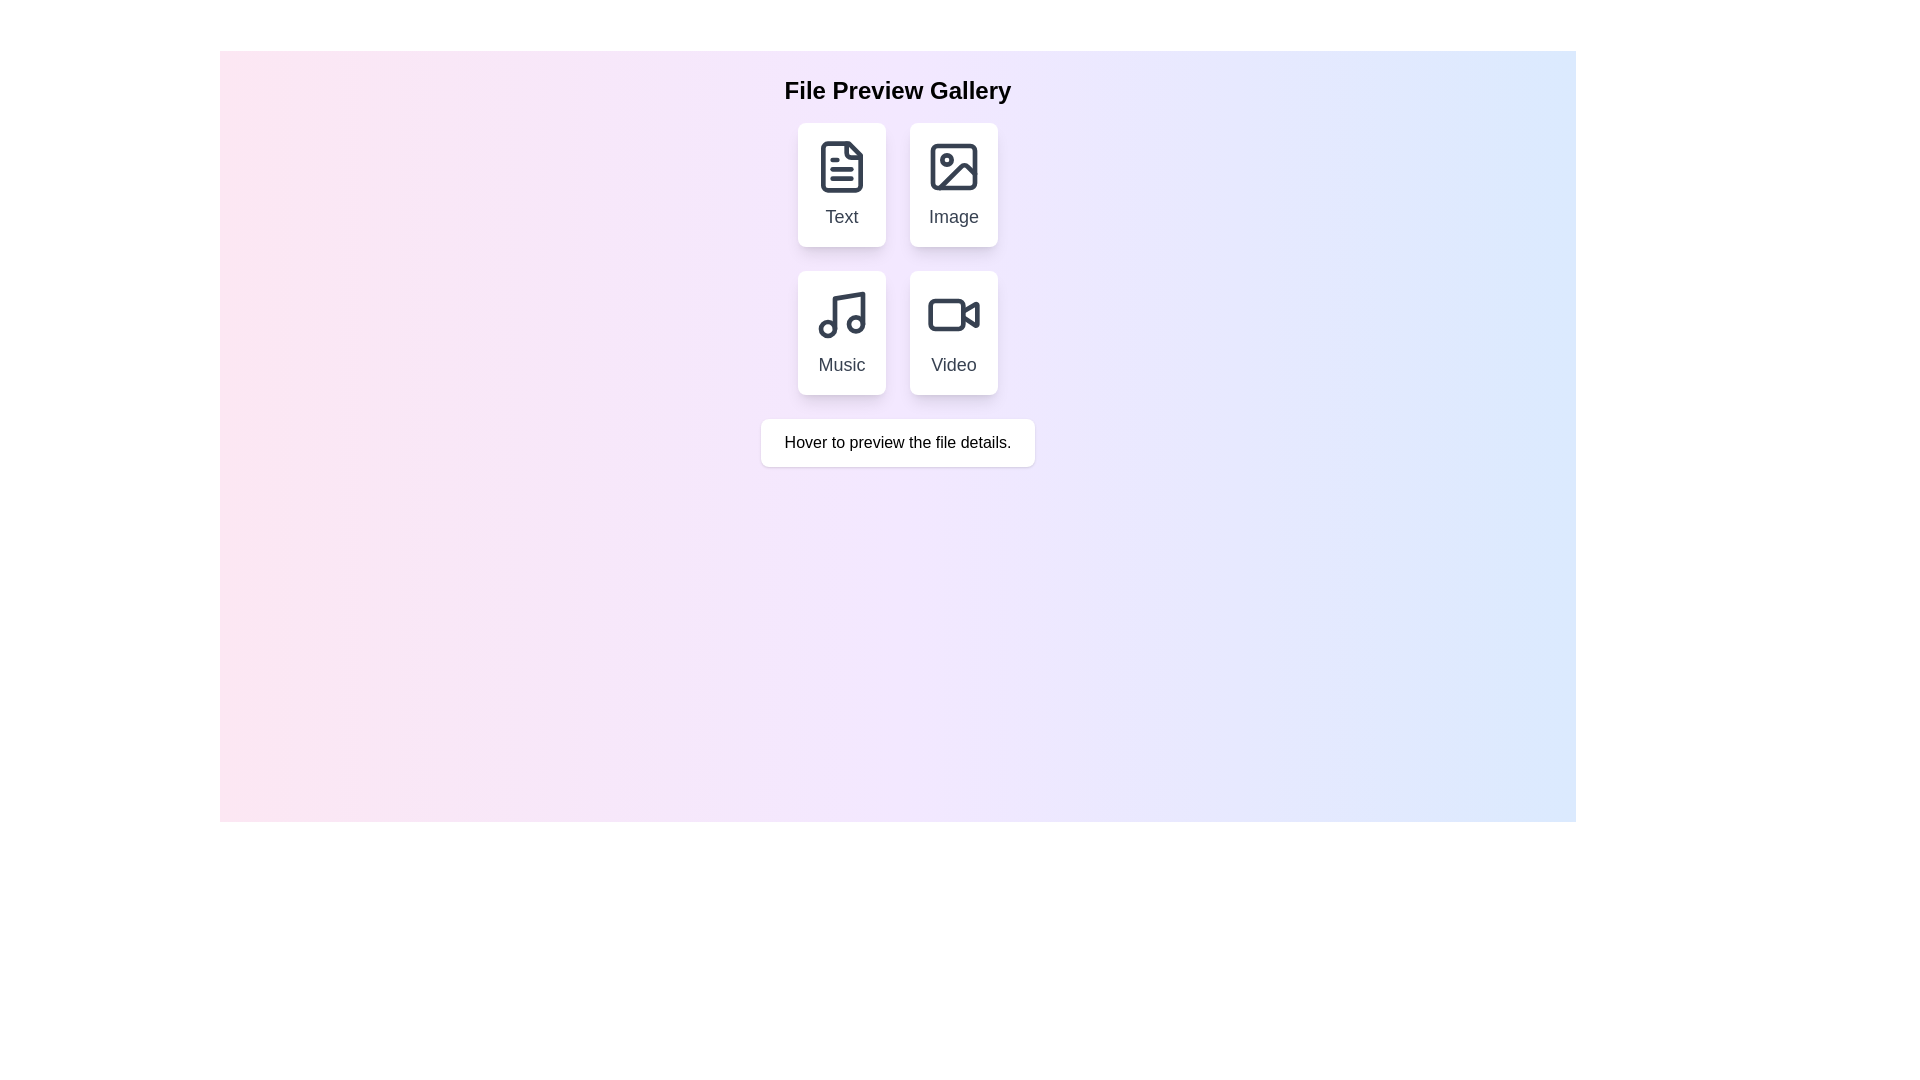 This screenshot has height=1080, width=1920. Describe the element at coordinates (953, 331) in the screenshot. I see `the fourth selectable card with a camera-like video icon and the text label 'Video', located in the bottom right of the grid layout` at that location.